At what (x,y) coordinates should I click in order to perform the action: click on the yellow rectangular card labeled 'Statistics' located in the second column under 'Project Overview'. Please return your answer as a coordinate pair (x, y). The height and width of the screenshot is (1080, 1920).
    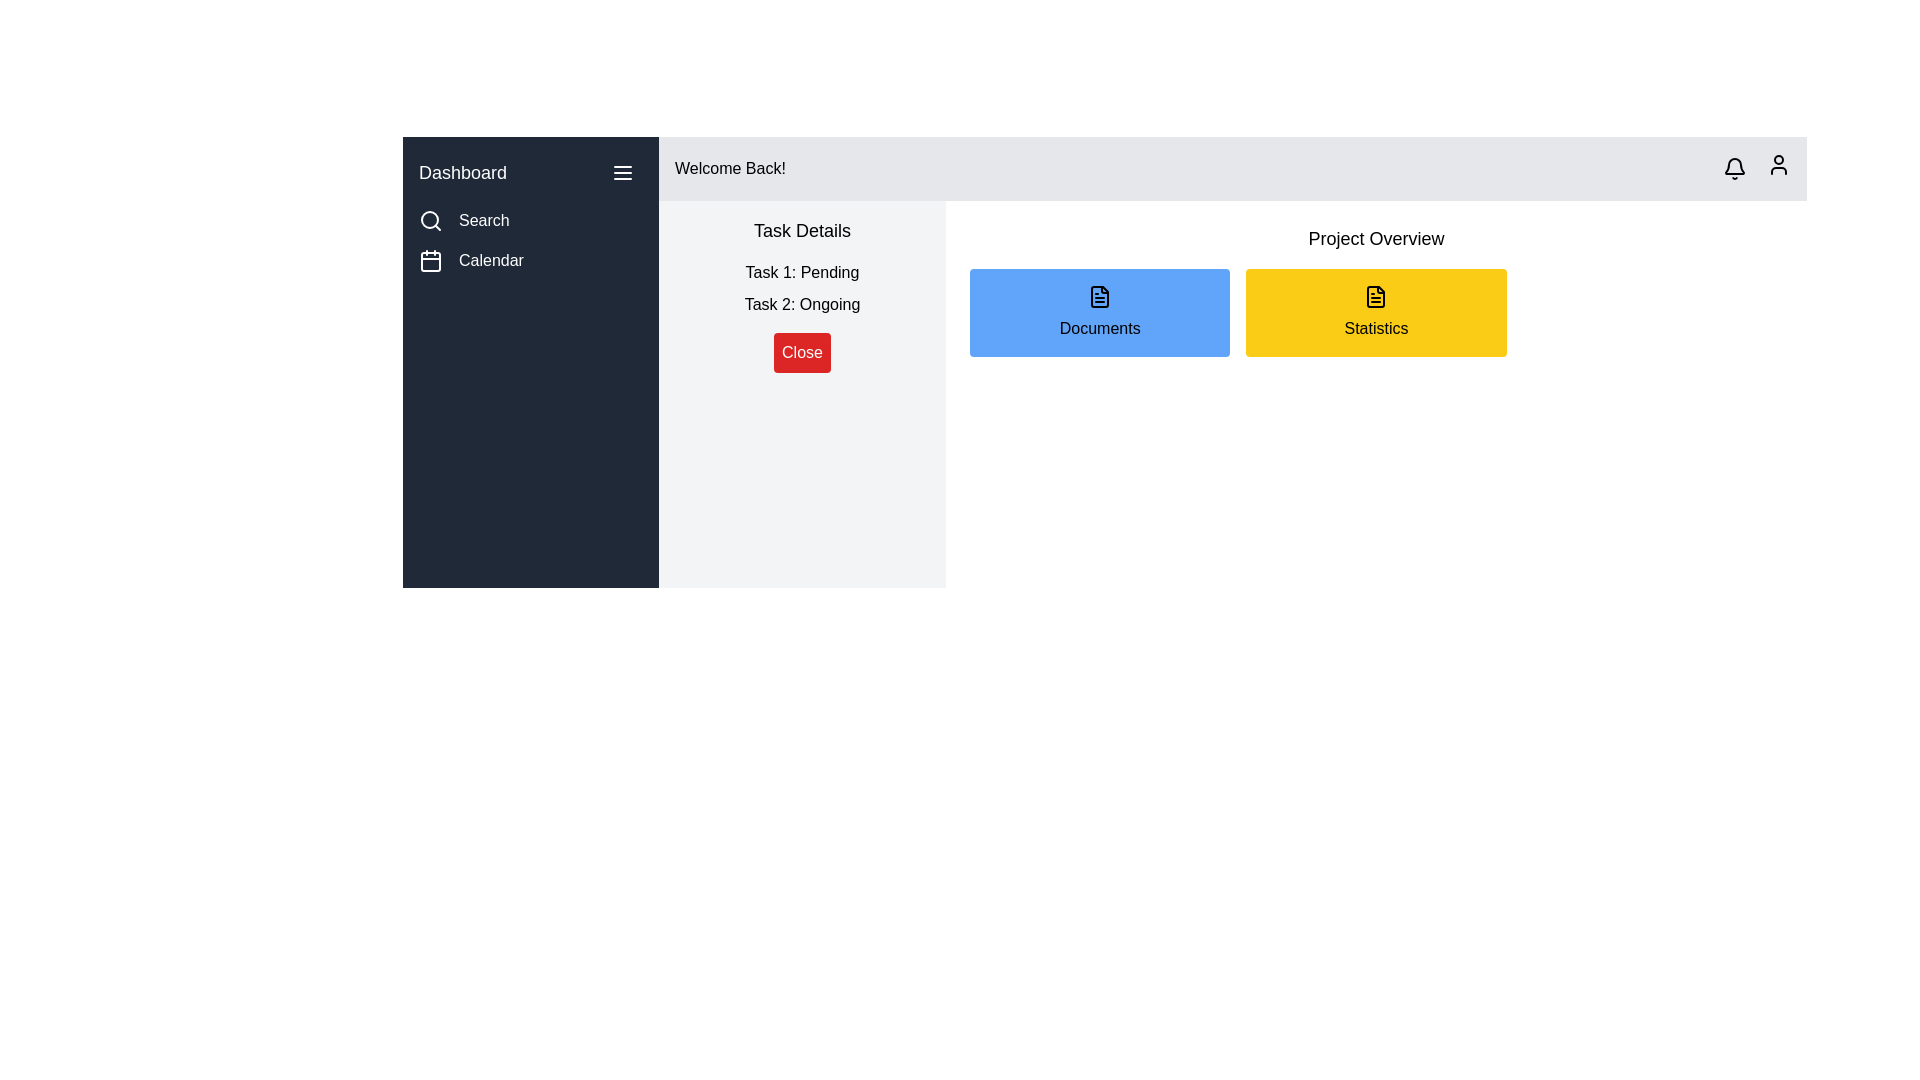
    Looking at the image, I should click on (1375, 312).